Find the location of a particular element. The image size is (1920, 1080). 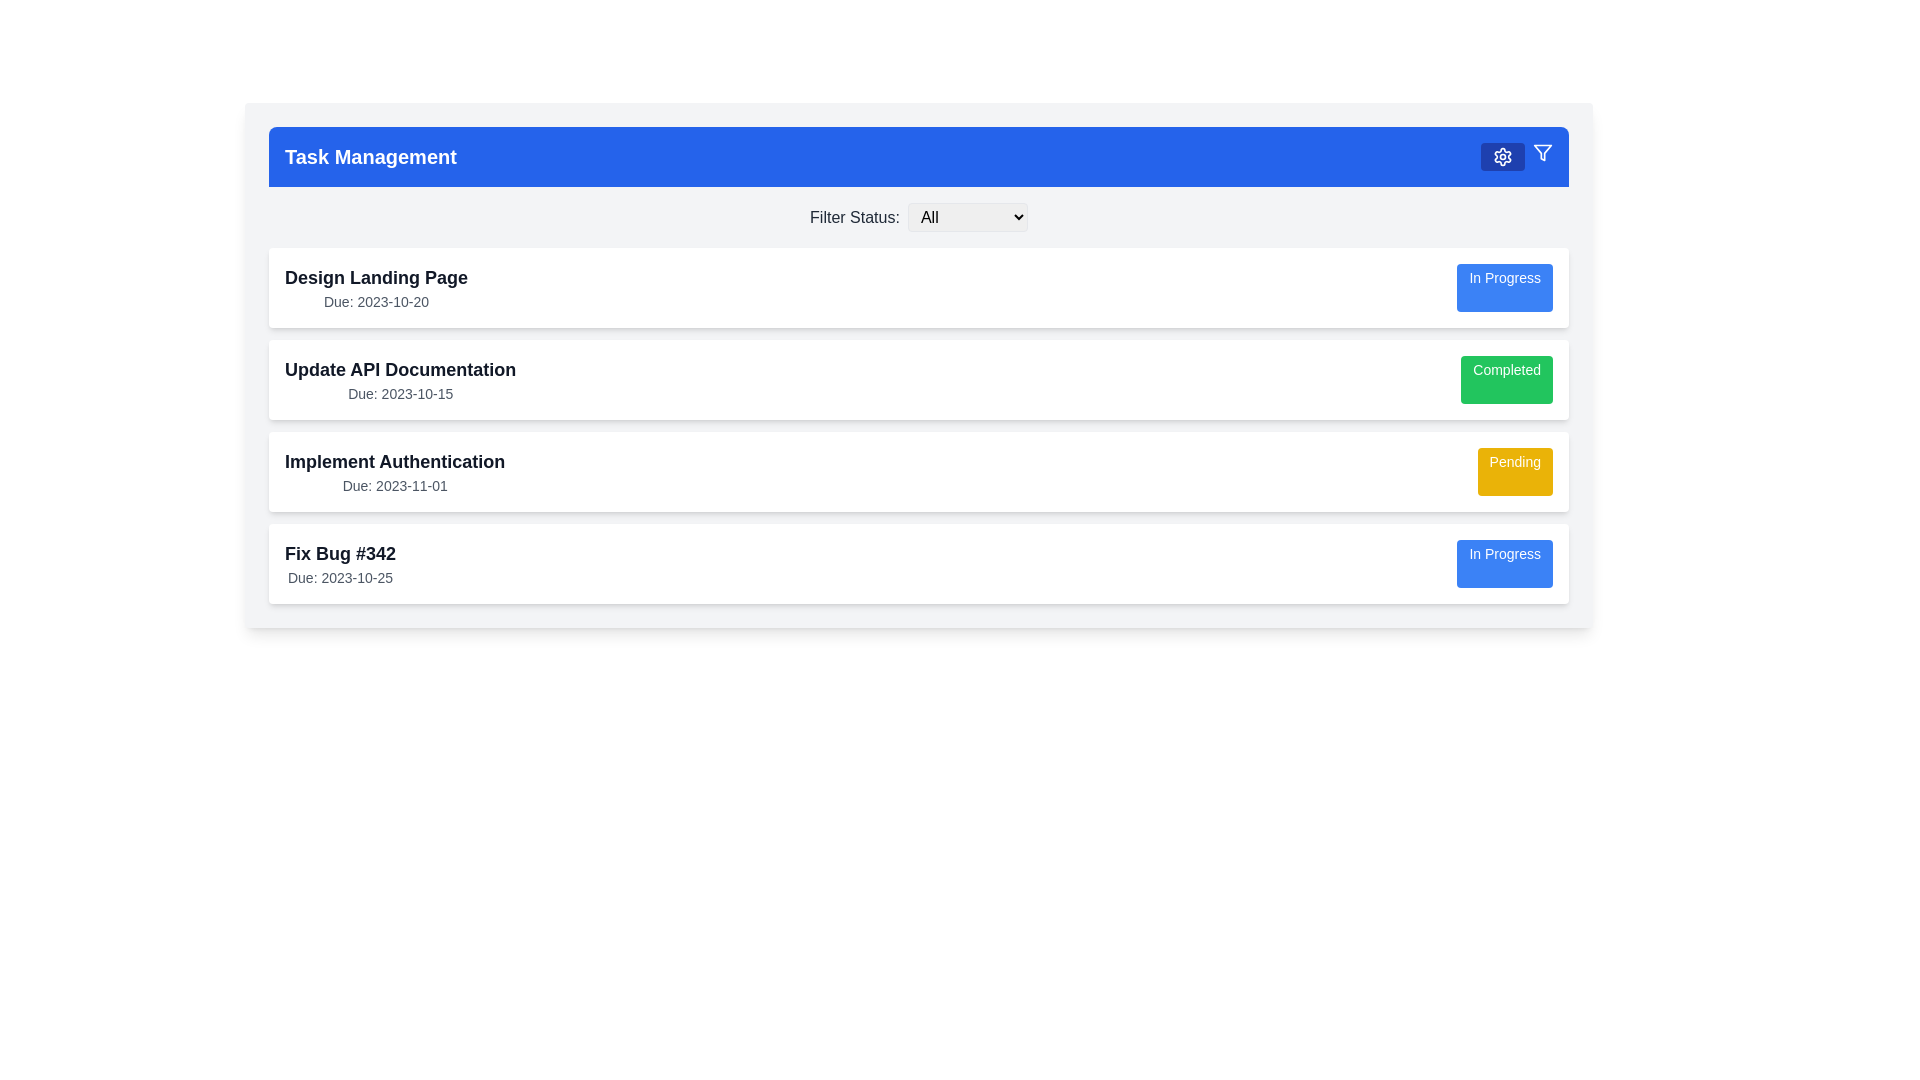

the text element displaying the title 'Fix Bug #342', which is prominently bold and located above the due date information in a card at the bottom of the task list is located at coordinates (340, 554).